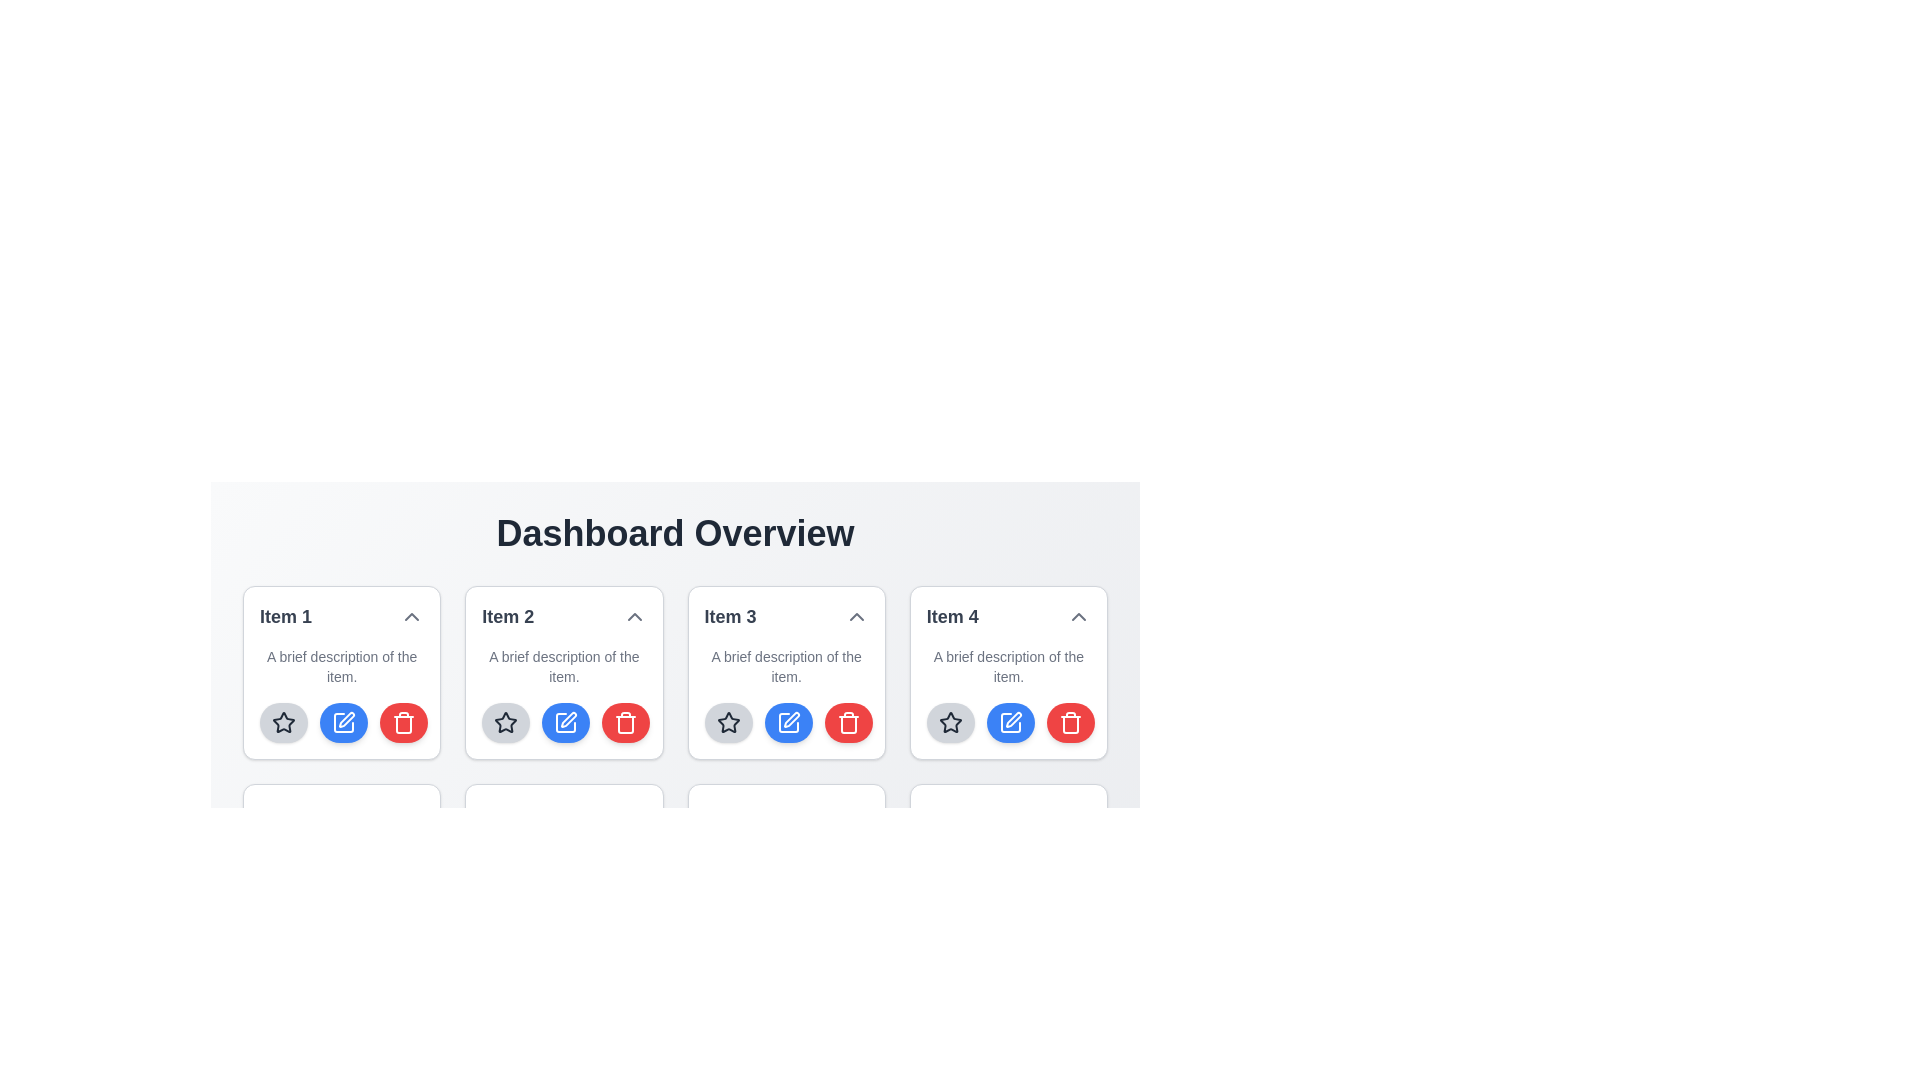 This screenshot has height=1080, width=1920. I want to click on the delete icon button located in the button group of the second card, which is to the right of the pencil icon button and beneath the 'Item 2' label, so click(402, 722).